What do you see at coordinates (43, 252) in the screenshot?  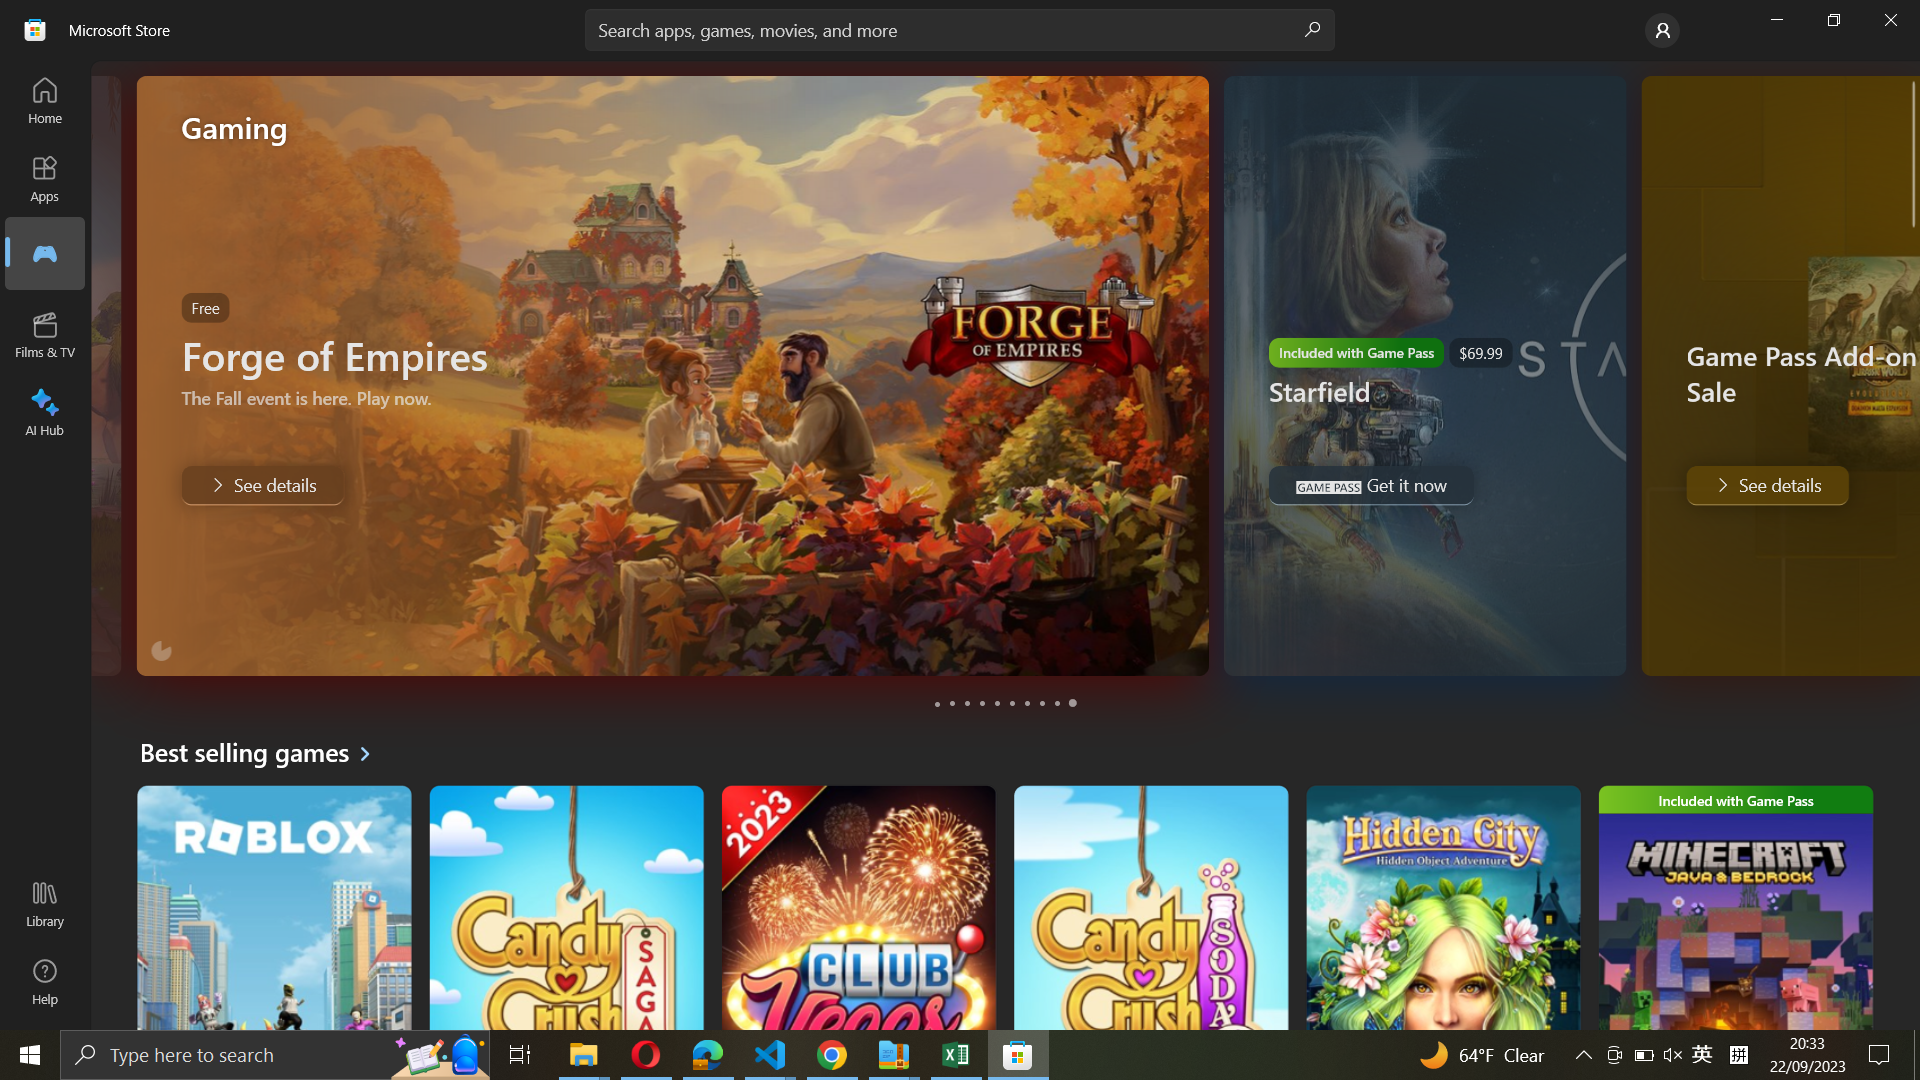 I see `Go to Games section` at bounding box center [43, 252].